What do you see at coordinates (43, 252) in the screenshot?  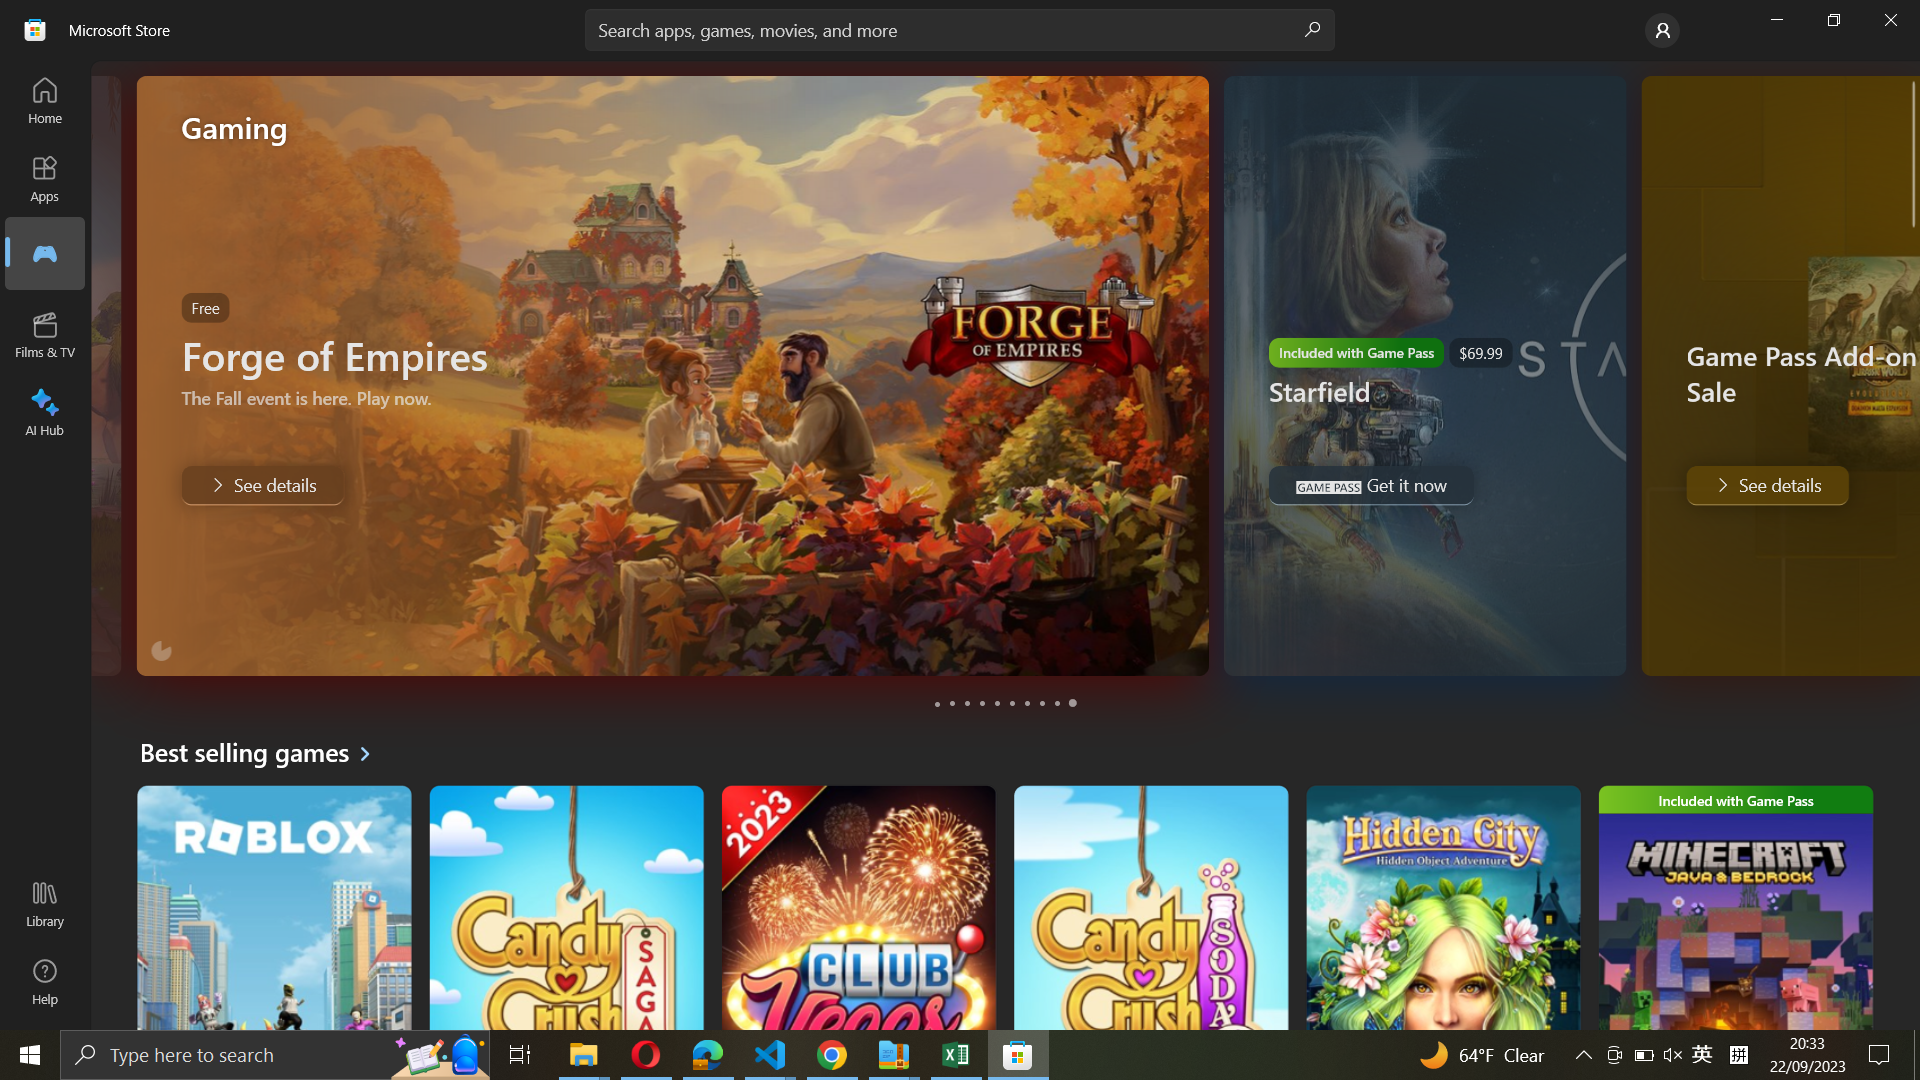 I see `Go to Games section` at bounding box center [43, 252].